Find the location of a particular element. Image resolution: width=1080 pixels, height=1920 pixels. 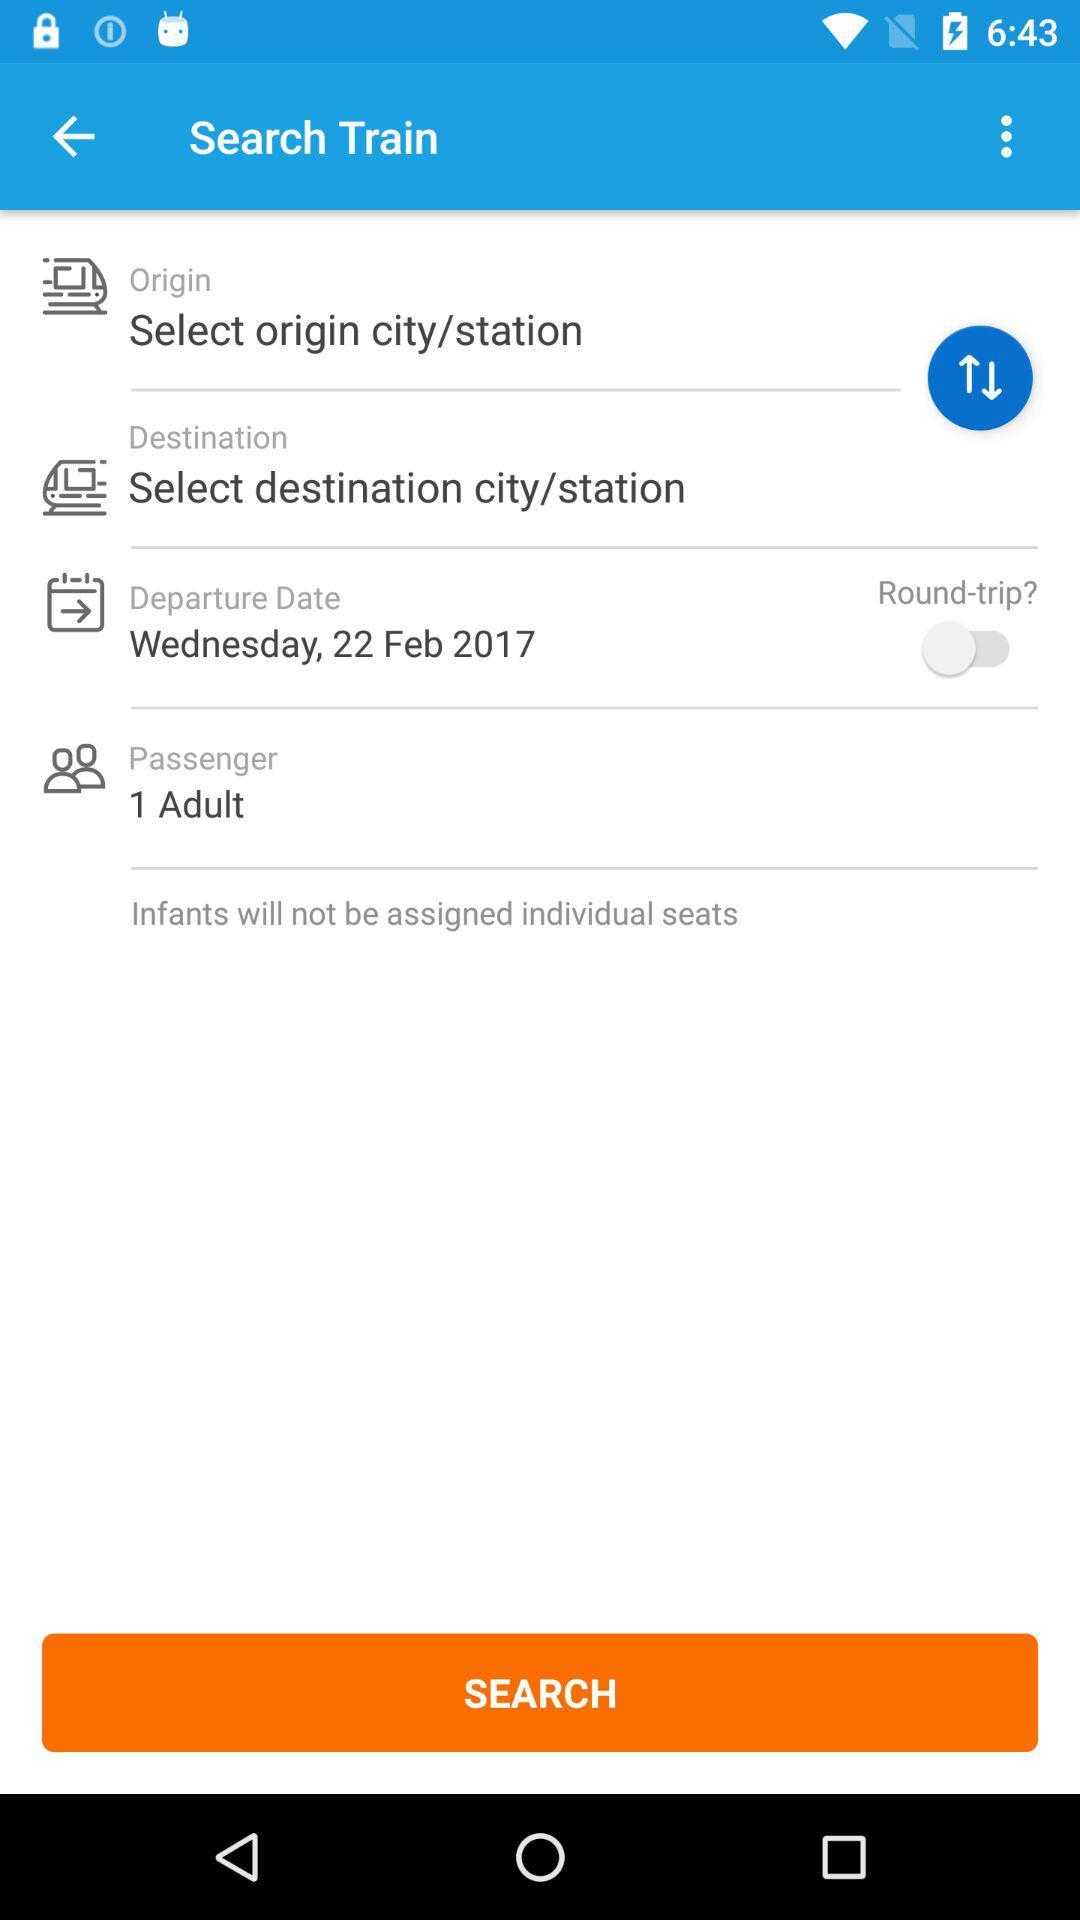

the item next to the search train icon is located at coordinates (1006, 135).